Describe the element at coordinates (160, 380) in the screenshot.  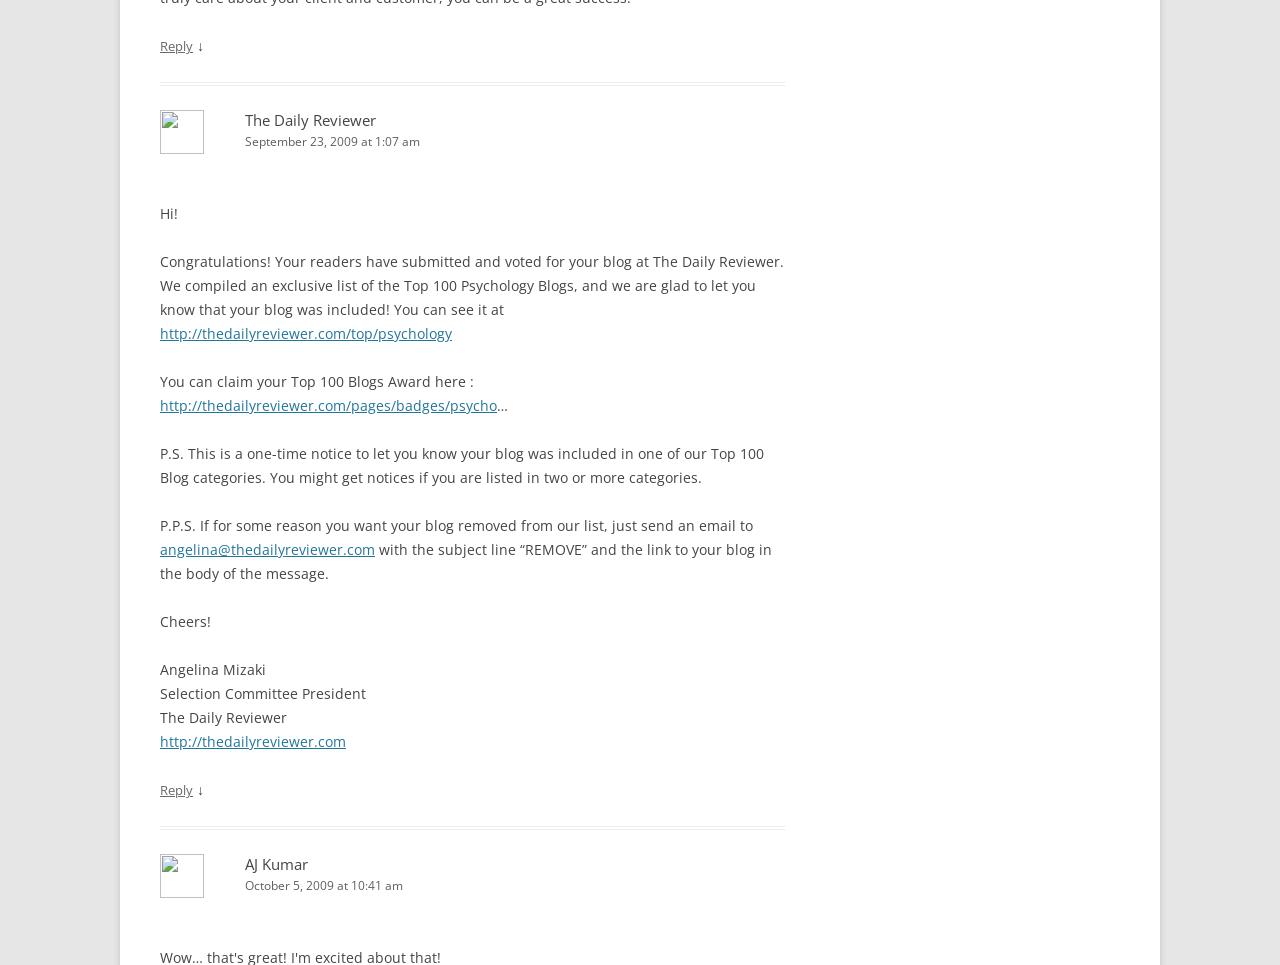
I see `'You can claim your Top 100 Blogs Award here :'` at that location.